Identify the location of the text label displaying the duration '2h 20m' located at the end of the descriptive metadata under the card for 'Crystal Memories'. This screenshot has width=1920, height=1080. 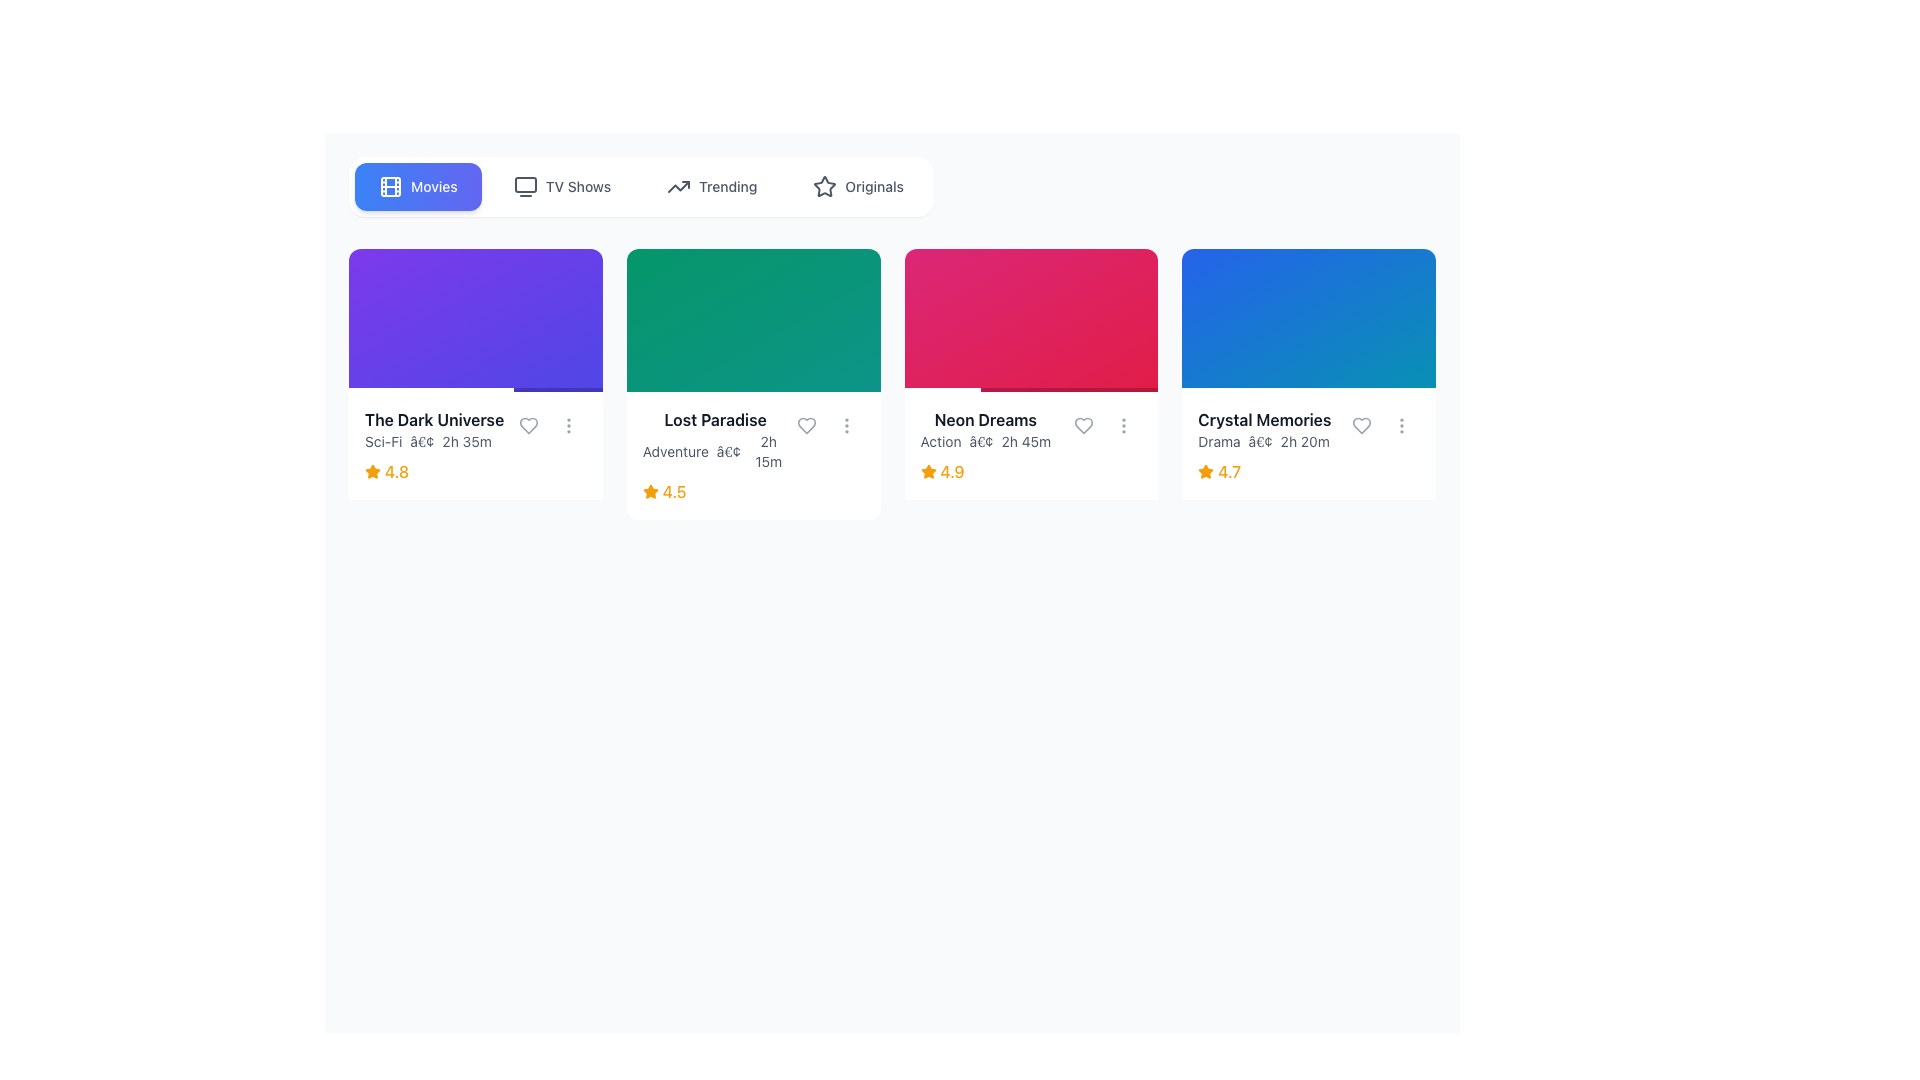
(1305, 440).